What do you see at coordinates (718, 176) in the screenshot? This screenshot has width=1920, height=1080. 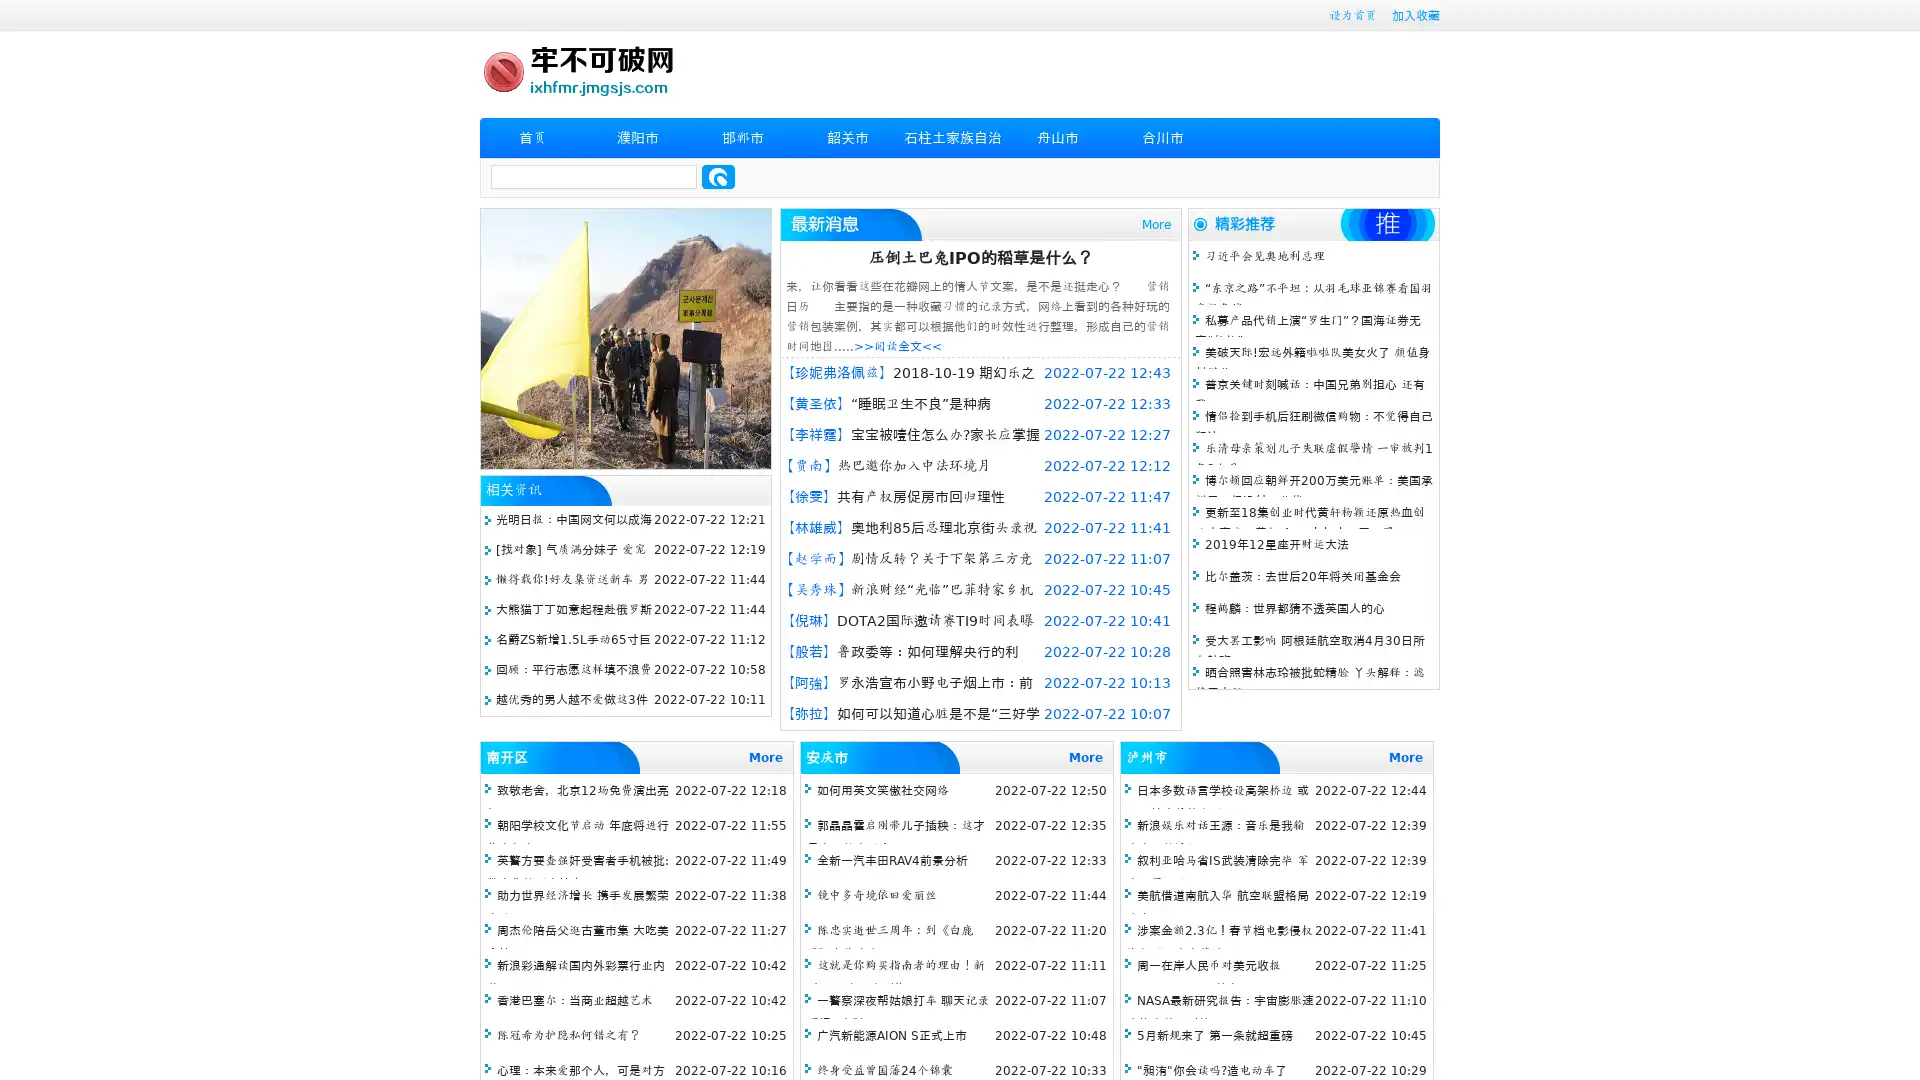 I see `Search` at bounding box center [718, 176].